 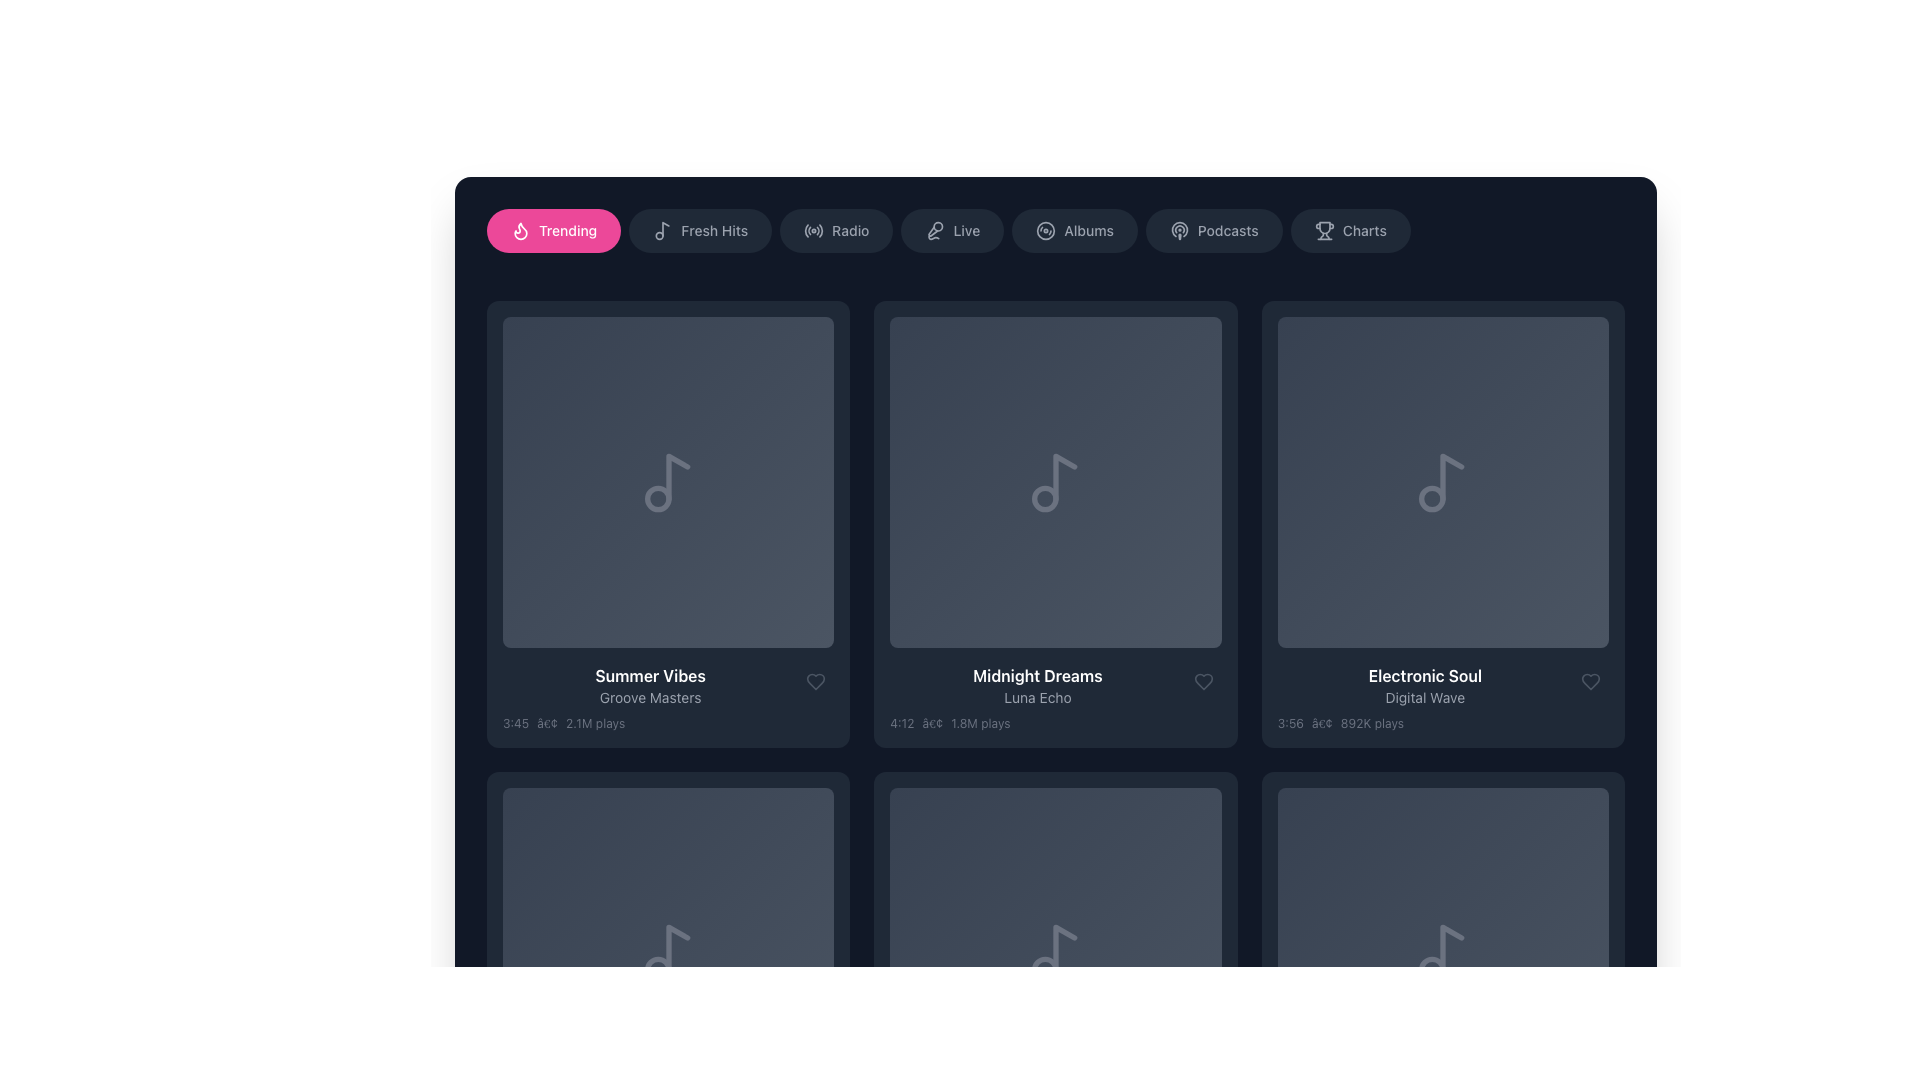 I want to click on the Interactive button that navigates to the Albums section of the application, so click(x=1055, y=230).